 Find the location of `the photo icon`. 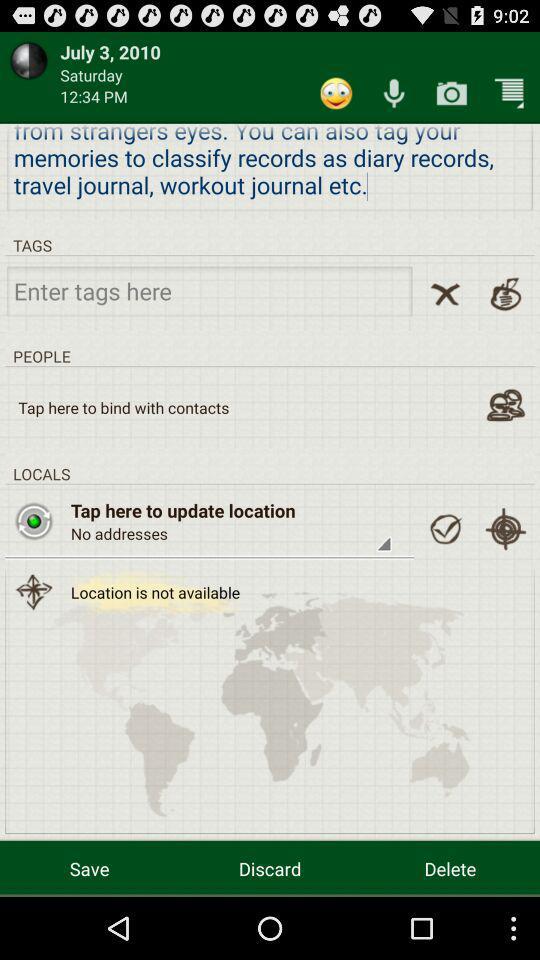

the photo icon is located at coordinates (33, 557).